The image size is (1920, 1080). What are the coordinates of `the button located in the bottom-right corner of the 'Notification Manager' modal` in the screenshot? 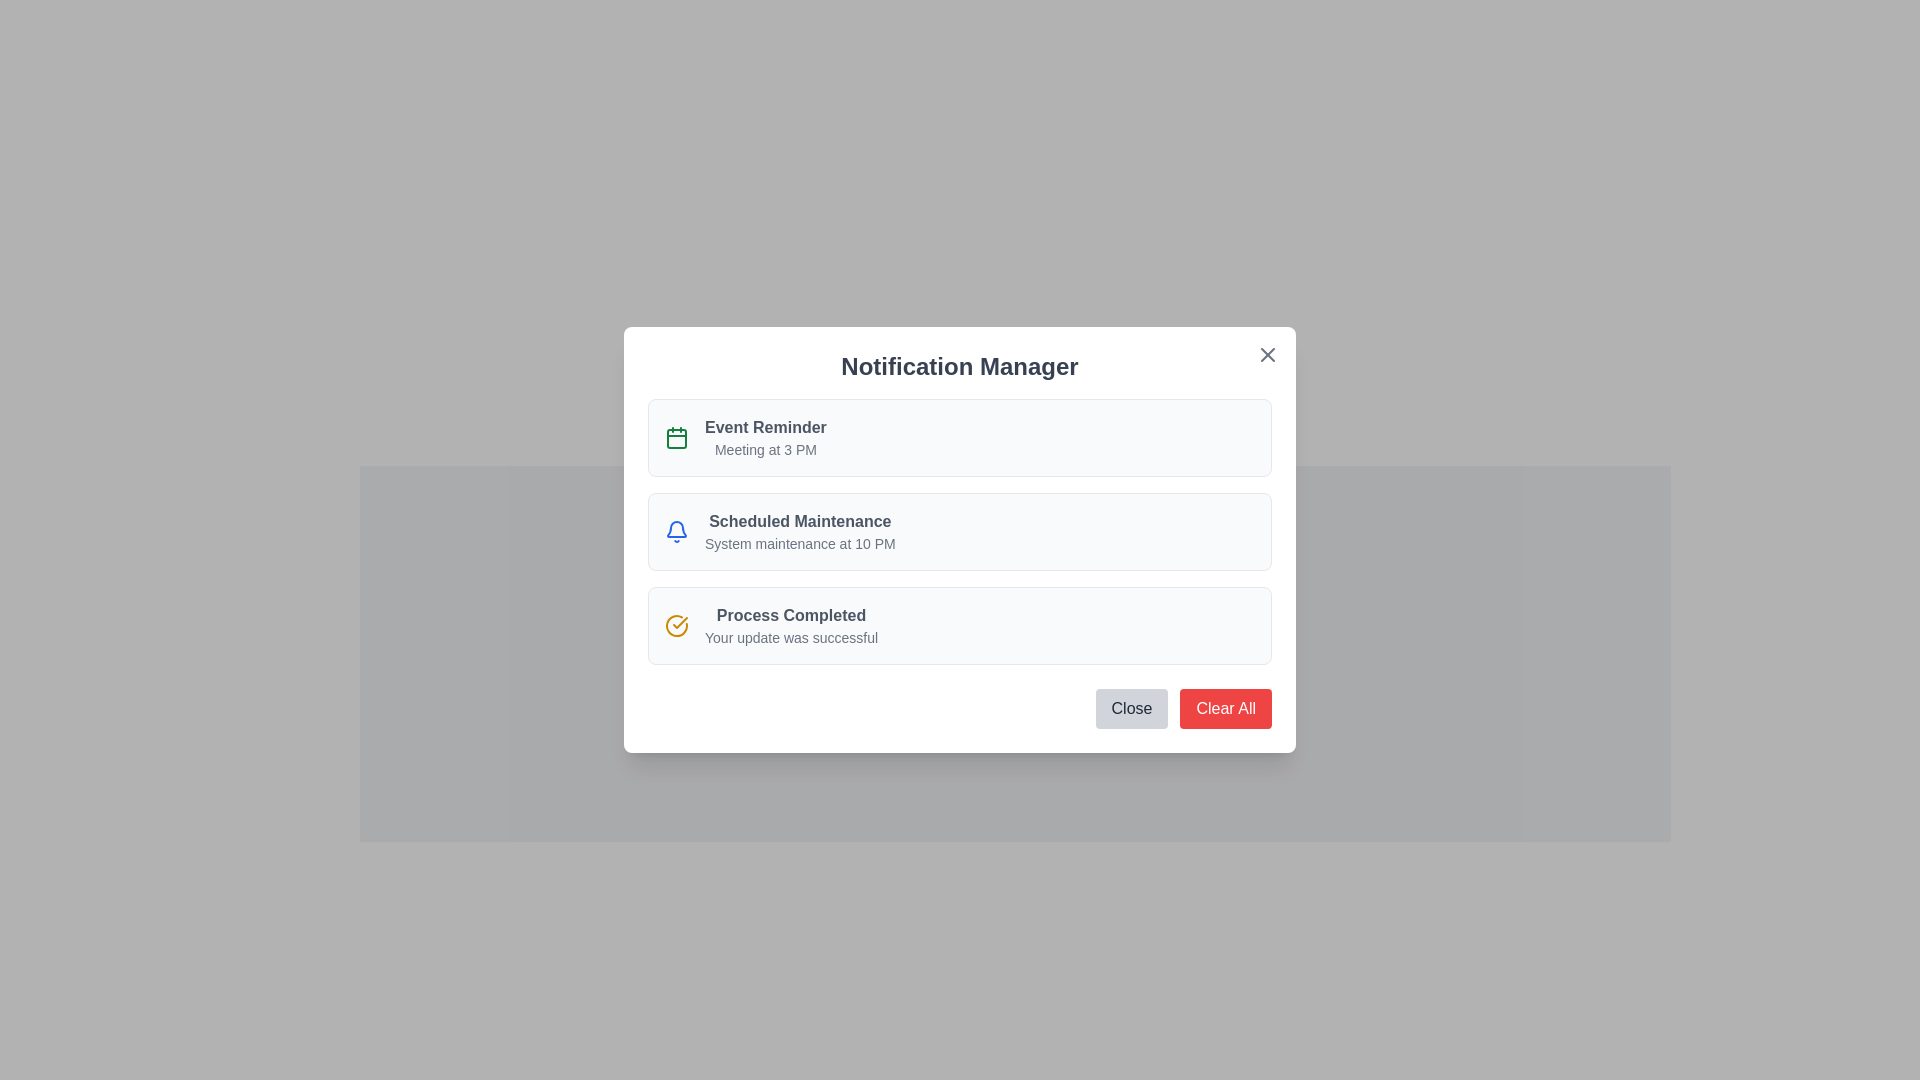 It's located at (1132, 708).